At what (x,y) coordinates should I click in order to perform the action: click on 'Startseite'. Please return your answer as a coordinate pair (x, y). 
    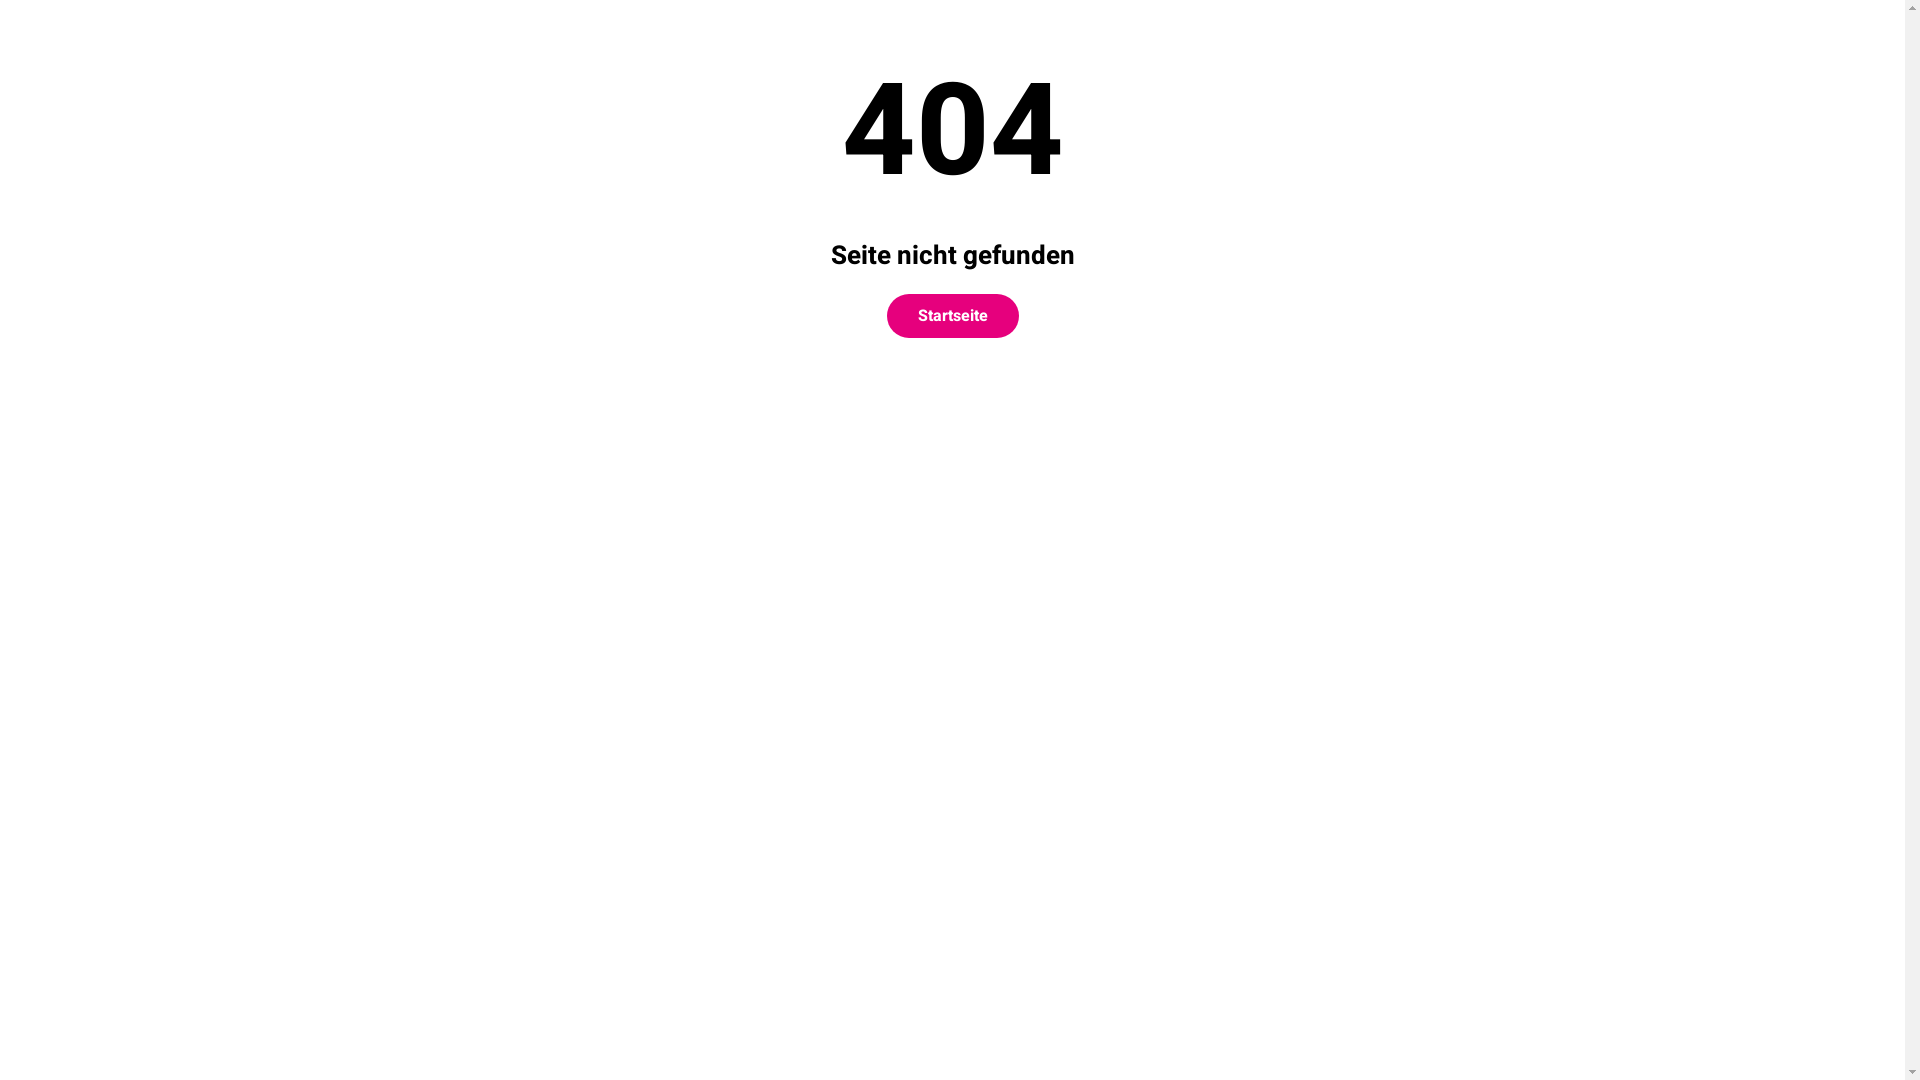
    Looking at the image, I should click on (950, 315).